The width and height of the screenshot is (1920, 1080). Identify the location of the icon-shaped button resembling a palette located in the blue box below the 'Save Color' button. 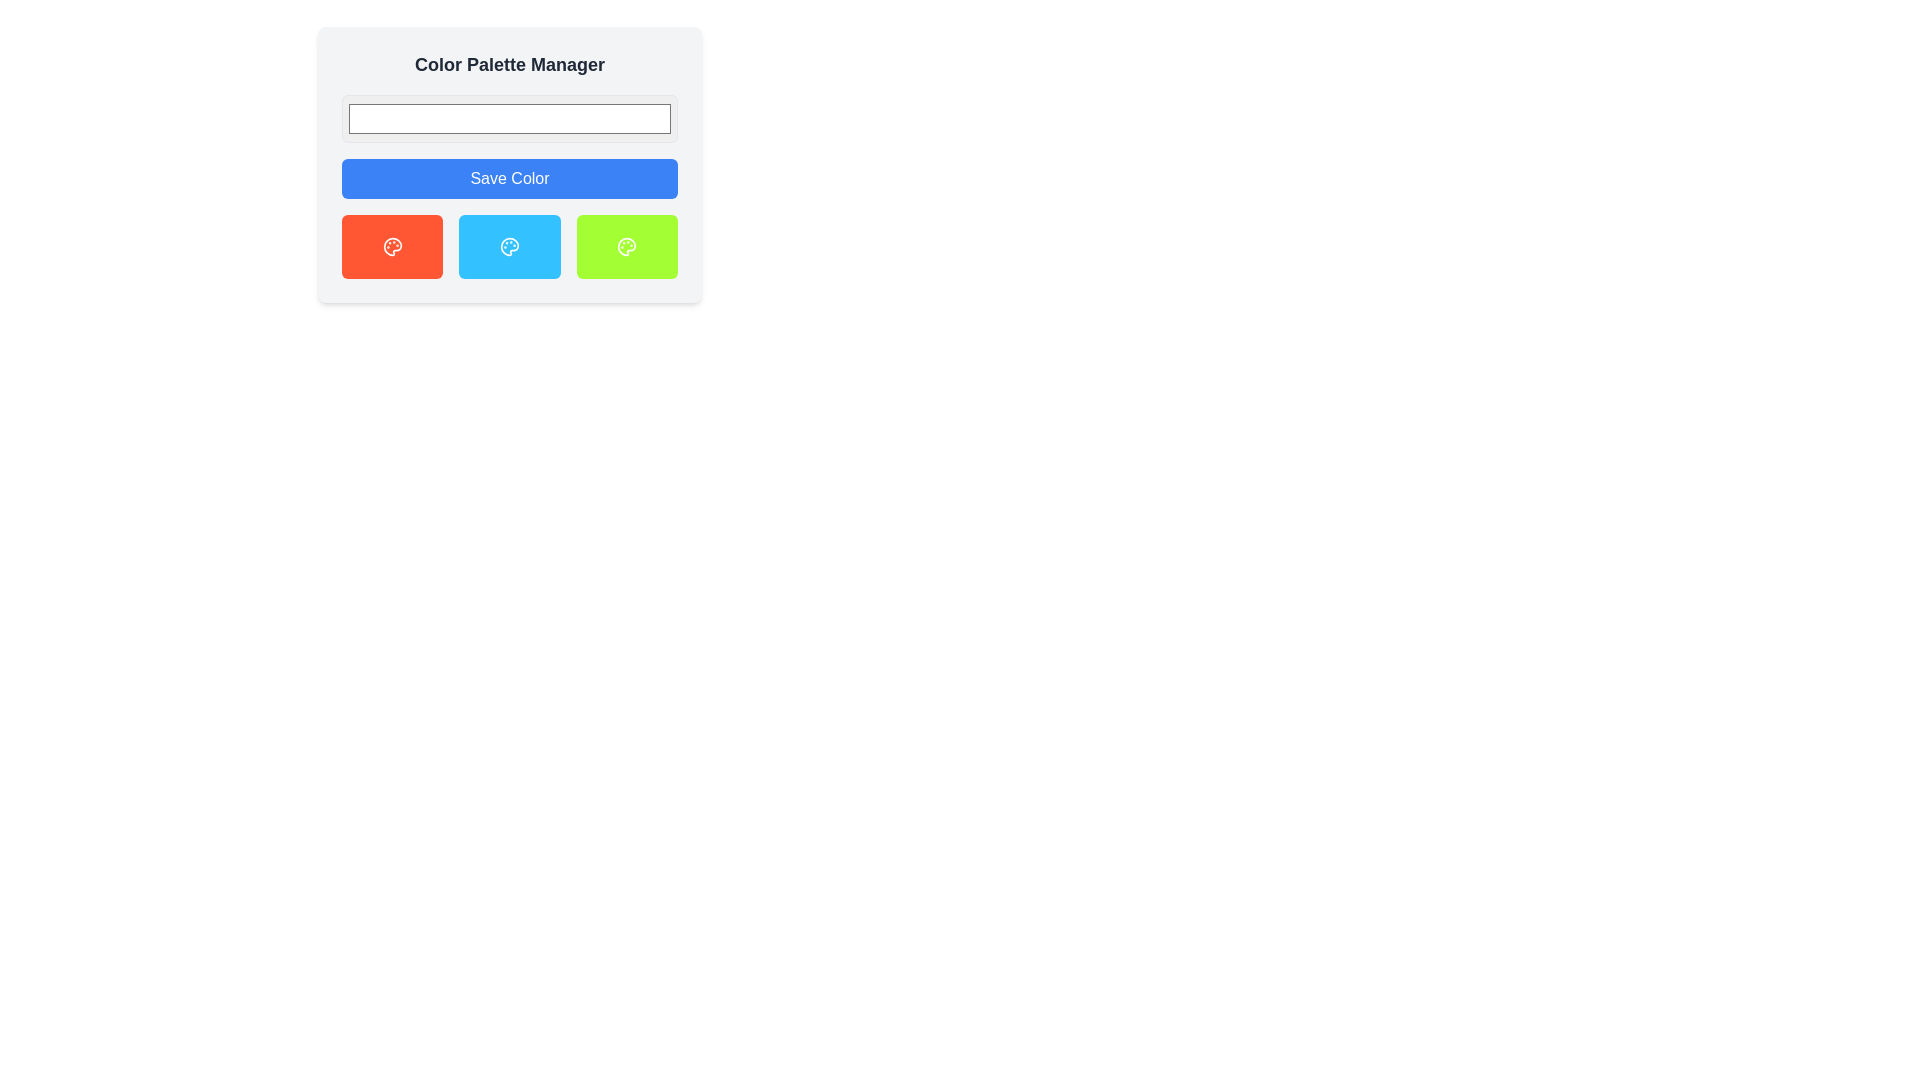
(509, 245).